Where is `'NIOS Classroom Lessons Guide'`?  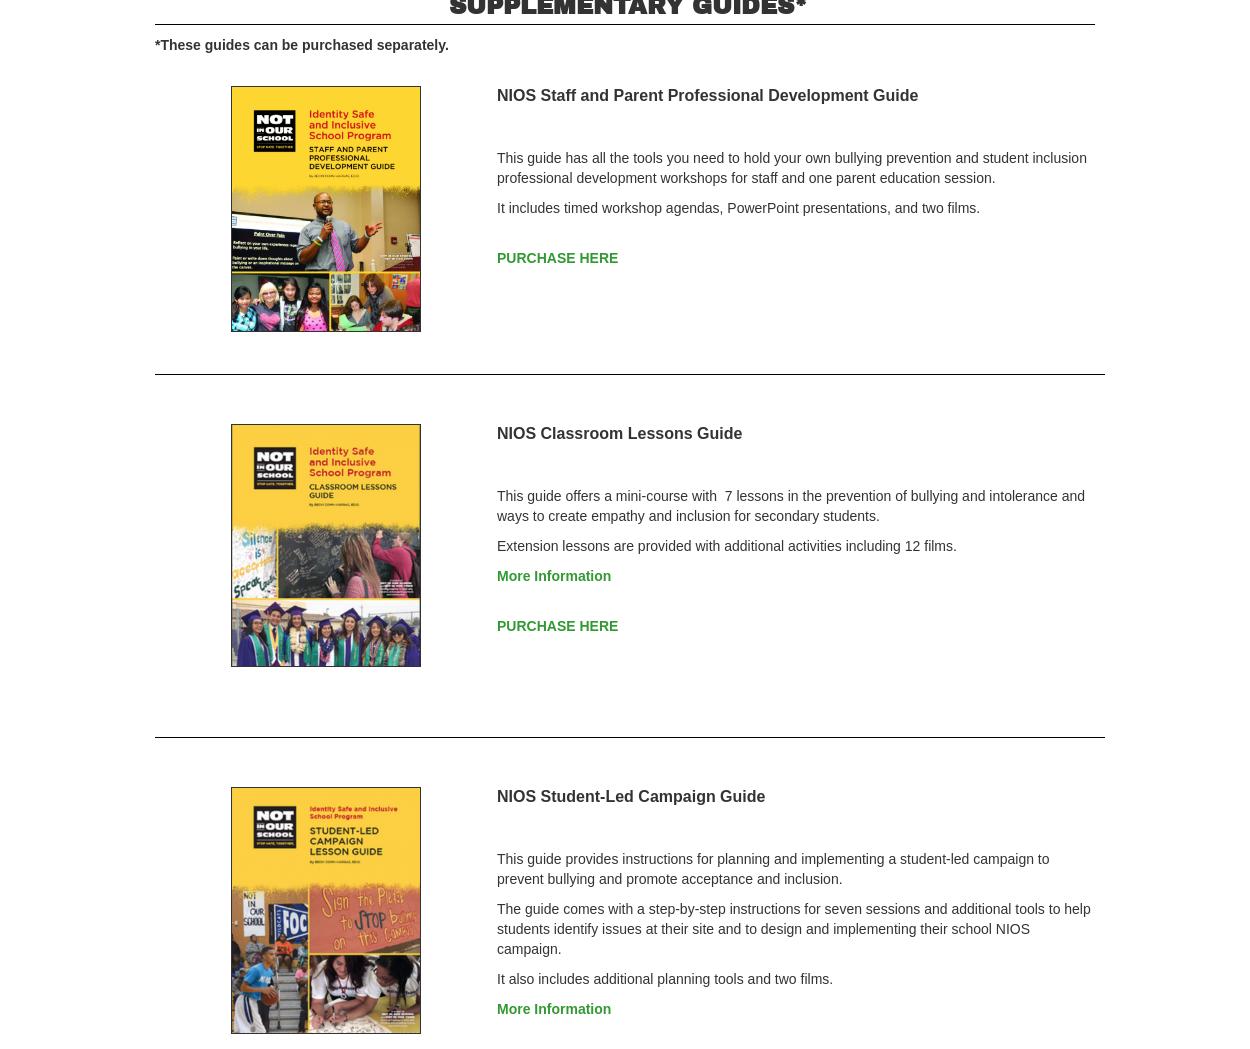 'NIOS Classroom Lessons Guide' is located at coordinates (618, 432).